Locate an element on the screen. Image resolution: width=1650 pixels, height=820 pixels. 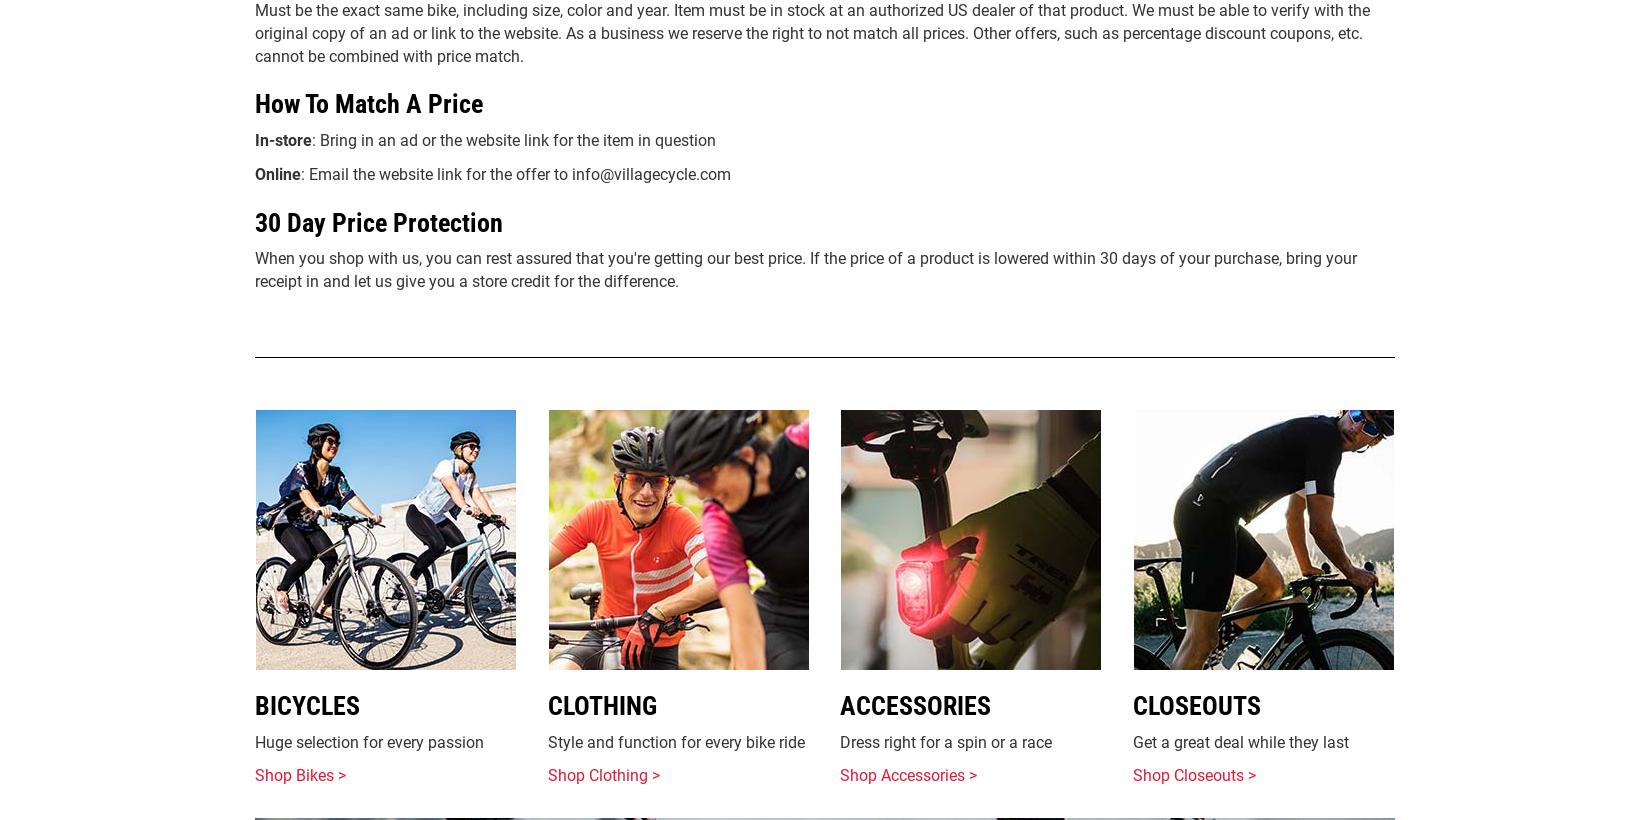
'BICYCLES' is located at coordinates (307, 705).